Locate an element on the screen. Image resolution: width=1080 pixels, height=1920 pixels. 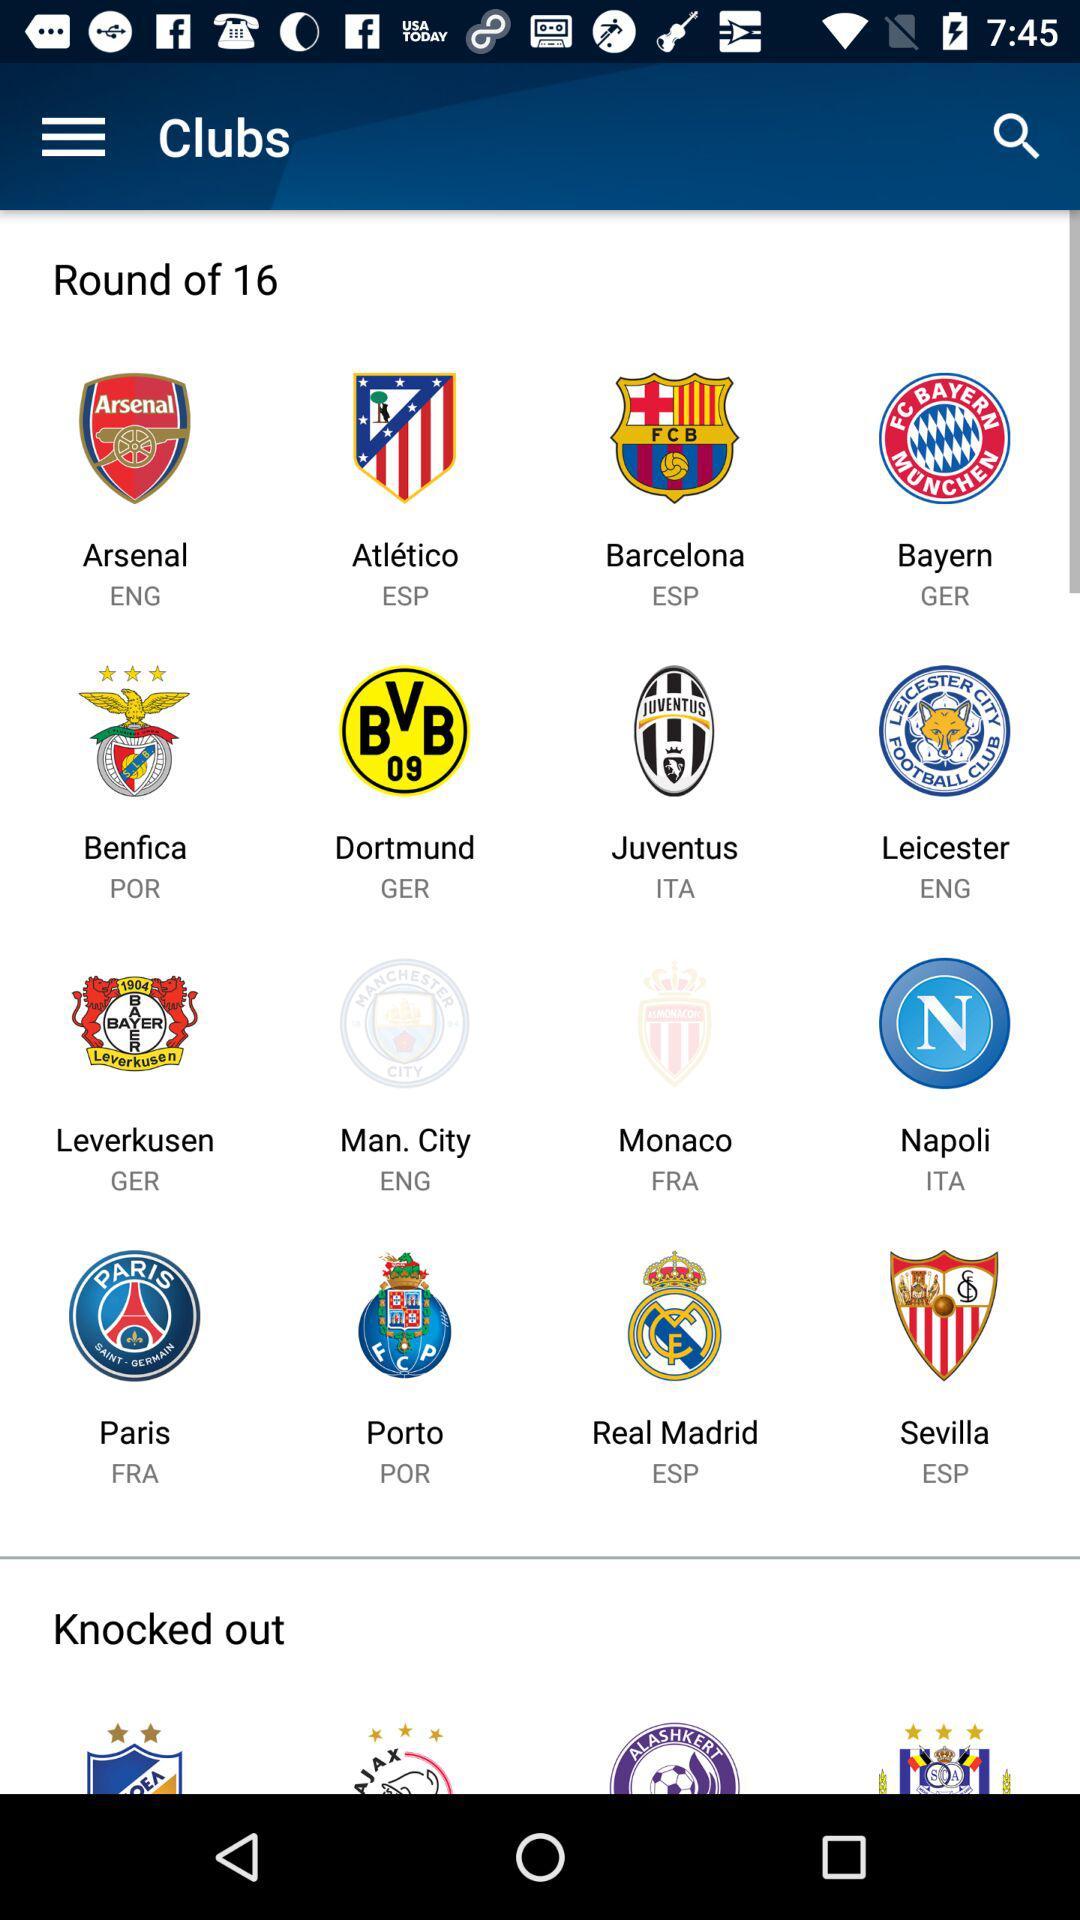
more sections is located at coordinates (72, 135).